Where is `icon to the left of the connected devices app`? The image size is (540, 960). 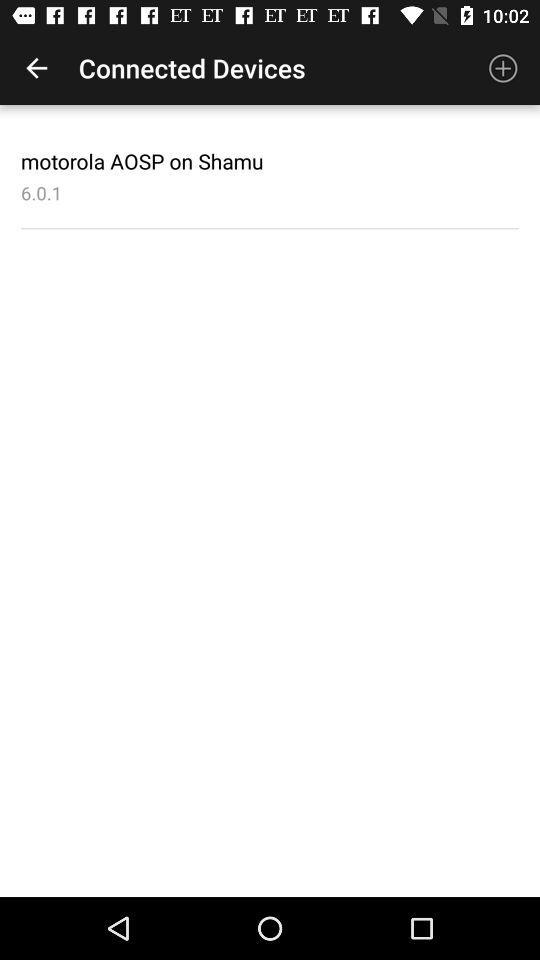 icon to the left of the connected devices app is located at coordinates (36, 68).